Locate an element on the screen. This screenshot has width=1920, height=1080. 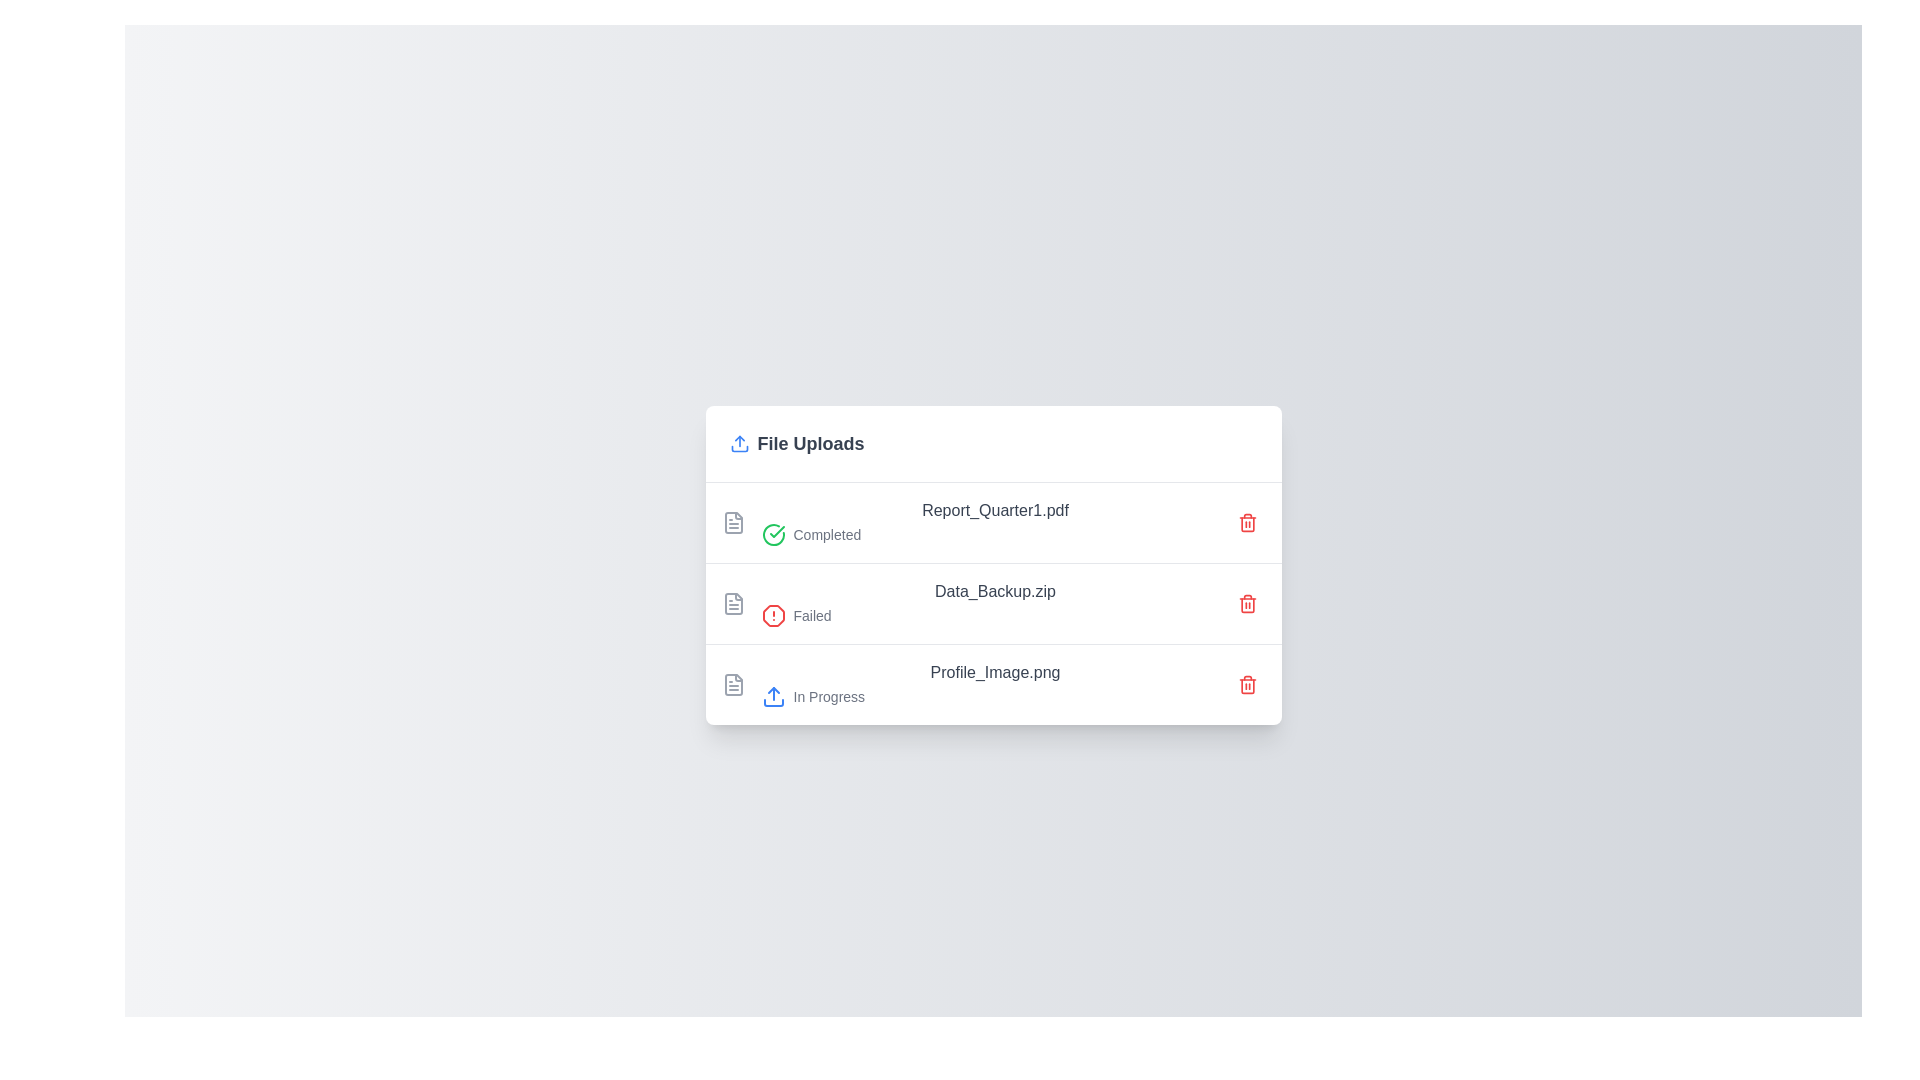
the delete button for the file 'Report_Quarter1.pdf' is located at coordinates (1246, 521).